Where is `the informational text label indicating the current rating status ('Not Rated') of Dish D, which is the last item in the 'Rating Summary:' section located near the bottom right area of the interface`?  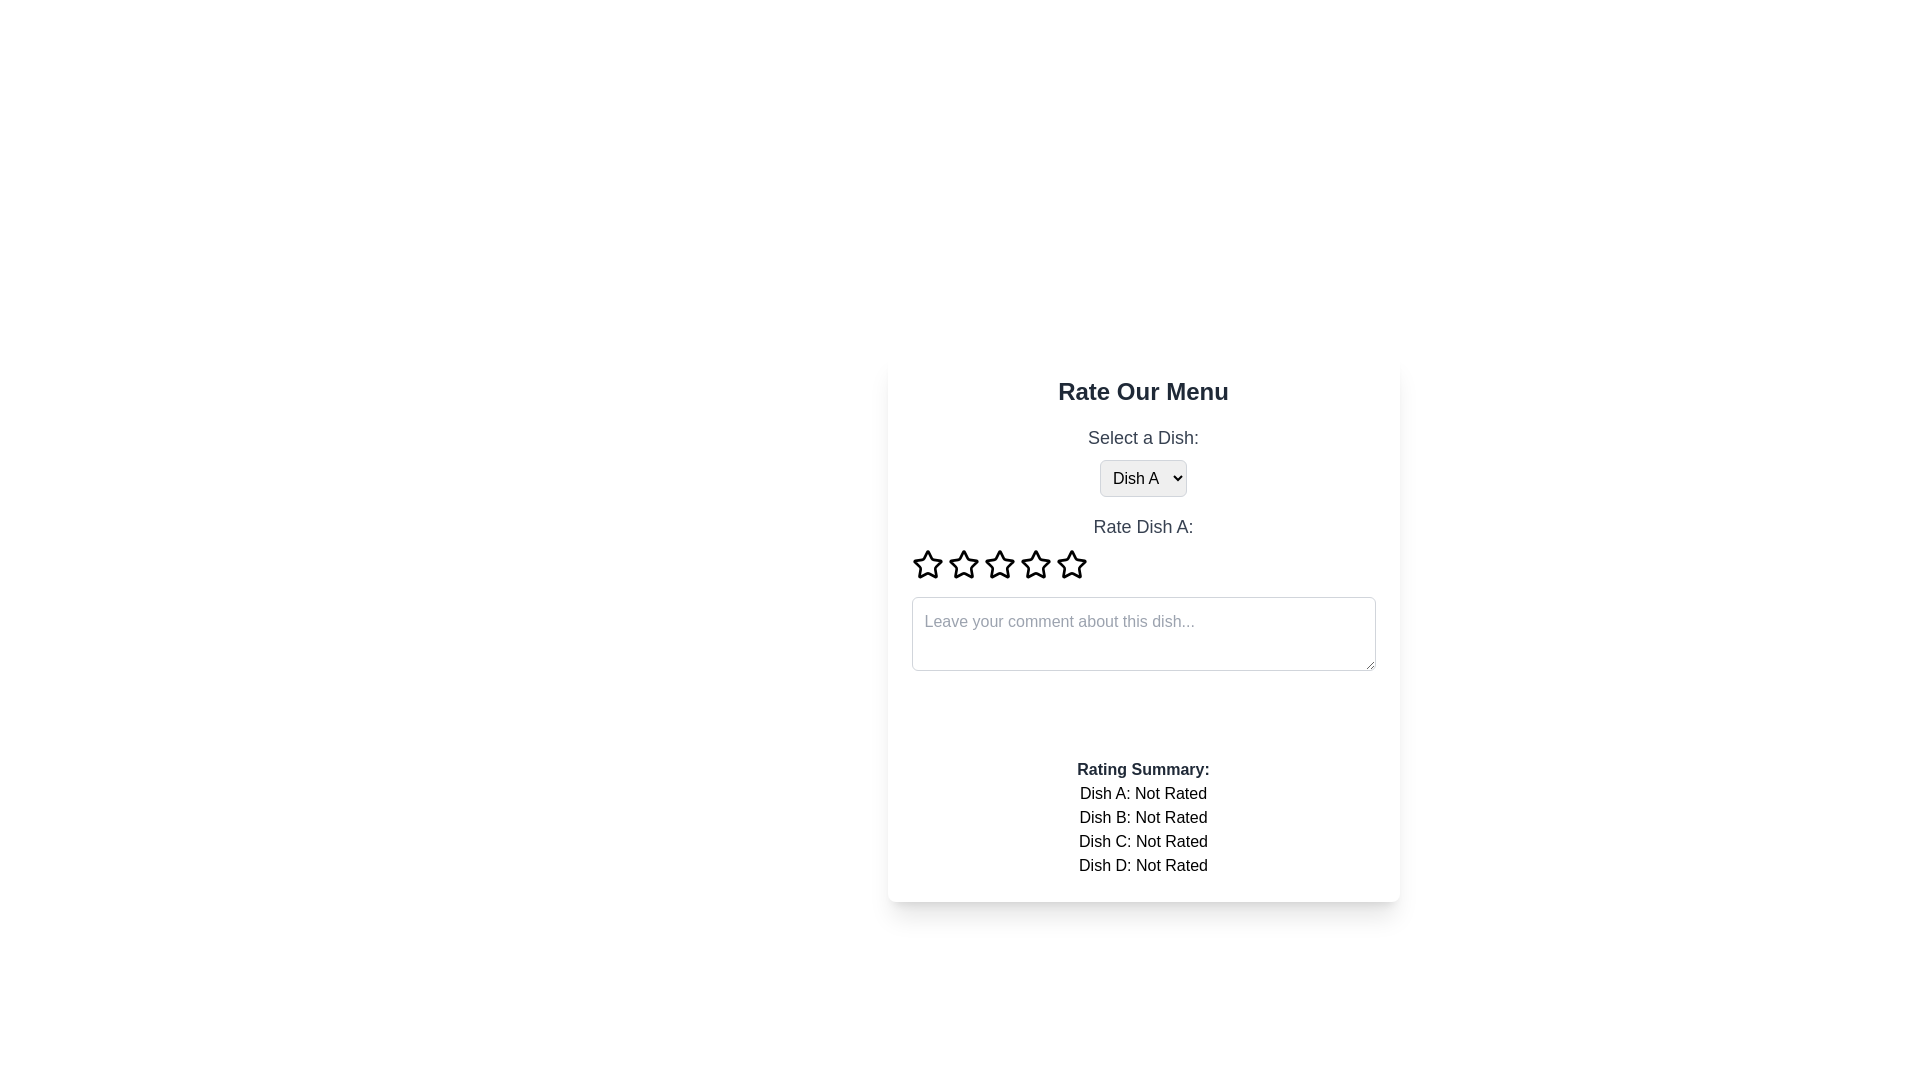 the informational text label indicating the current rating status ('Not Rated') of Dish D, which is the last item in the 'Rating Summary:' section located near the bottom right area of the interface is located at coordinates (1143, 865).